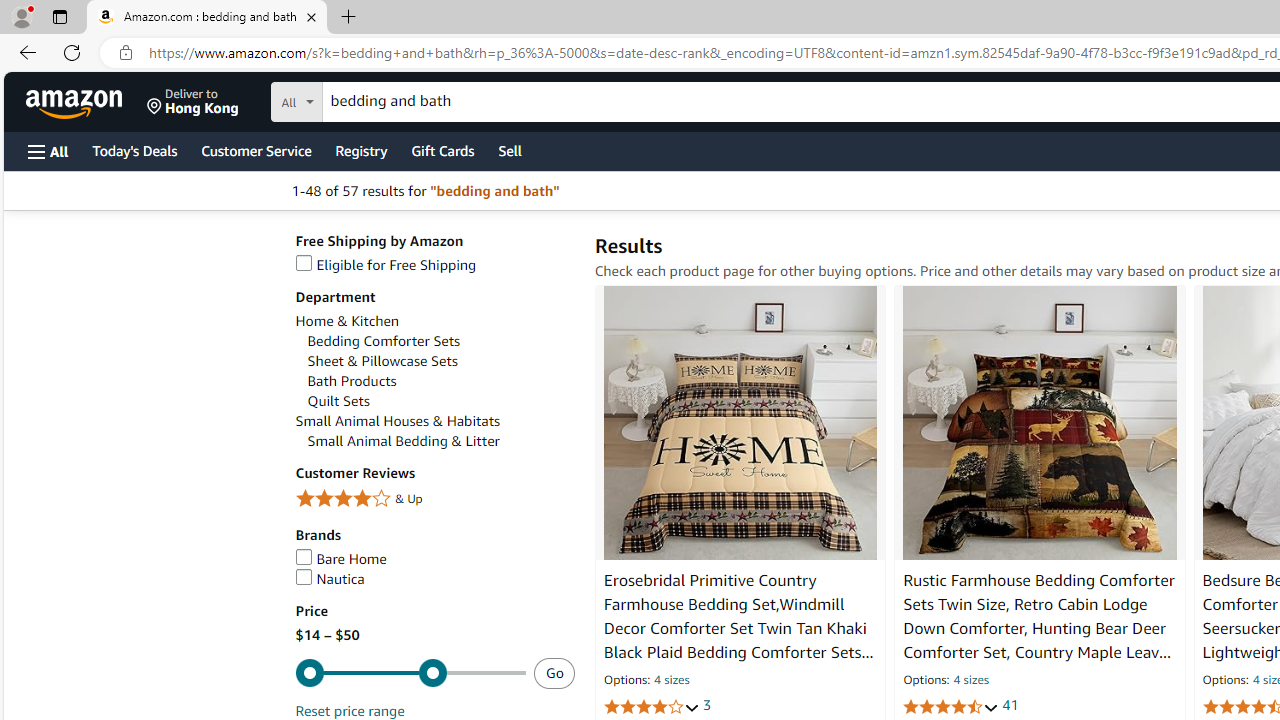  What do you see at coordinates (433, 264) in the screenshot?
I see `'Eligible for Free Shipping'` at bounding box center [433, 264].